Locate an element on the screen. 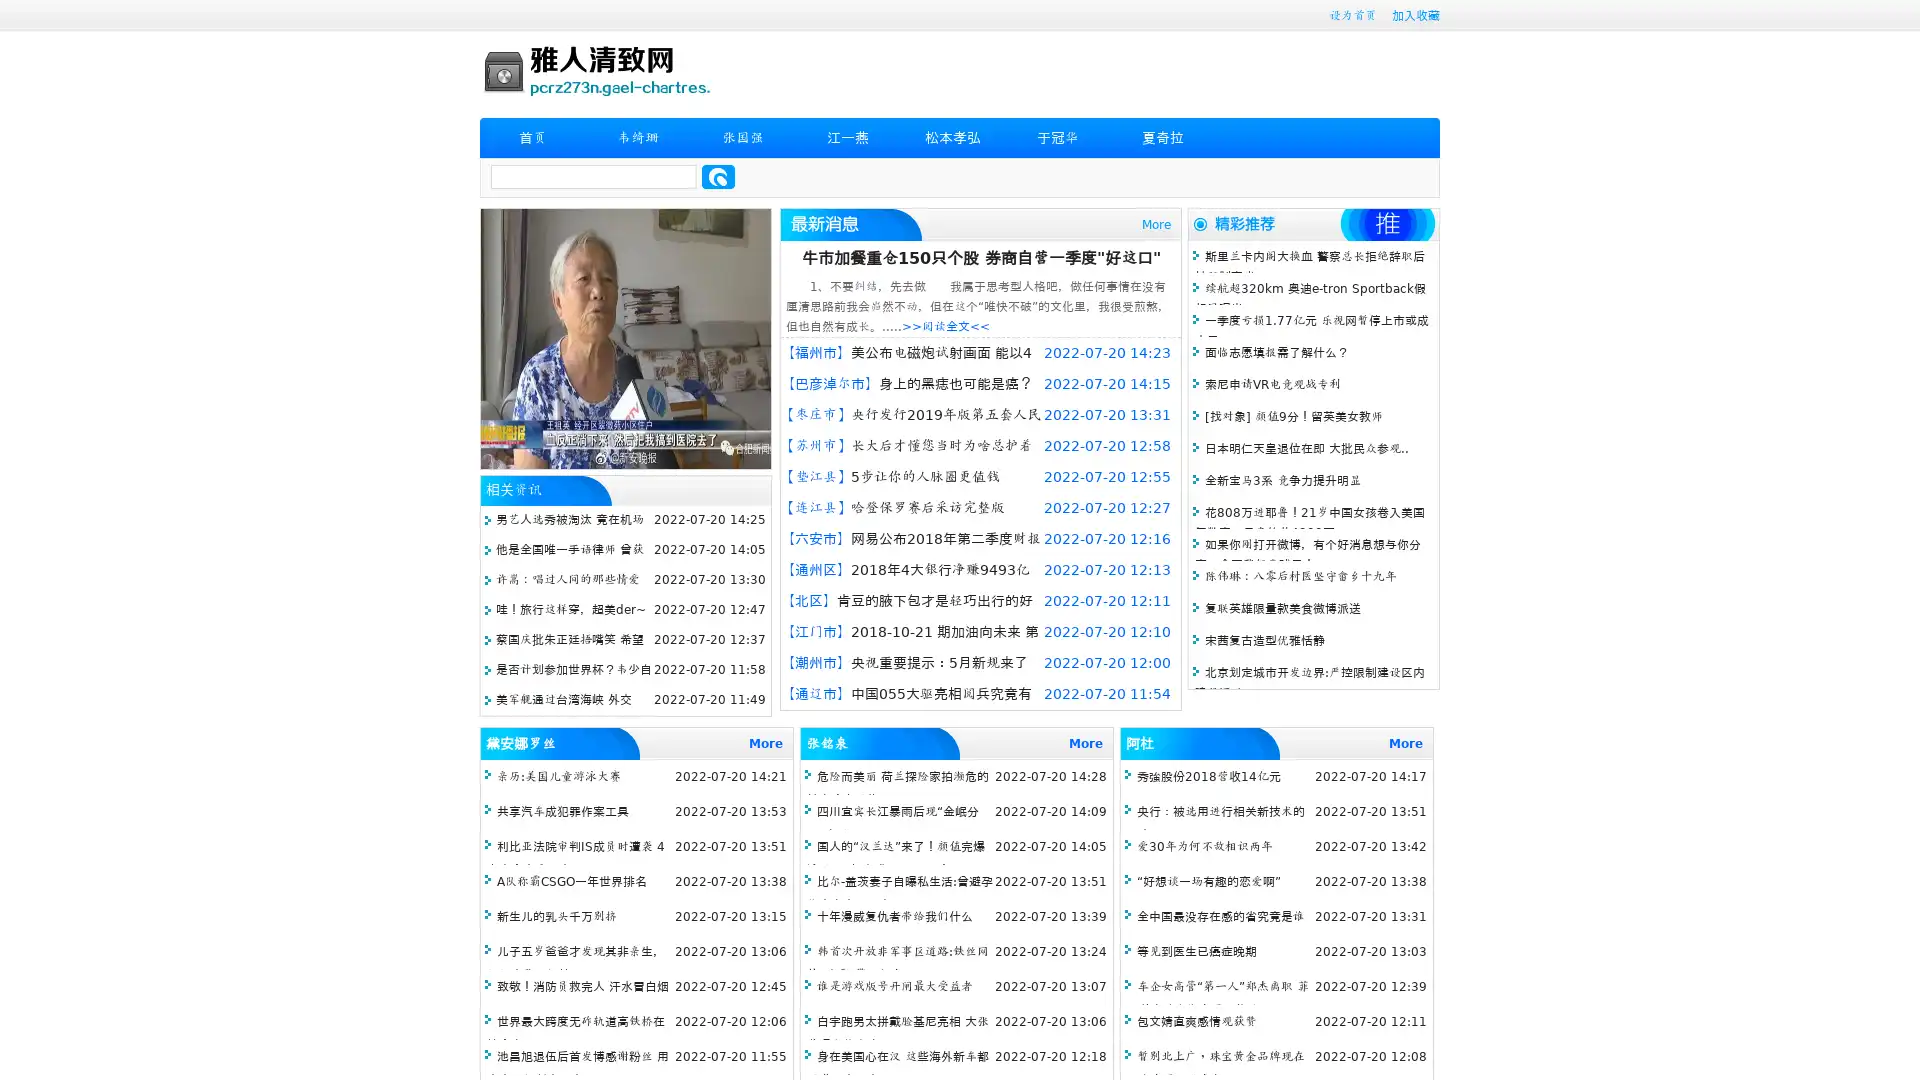 This screenshot has height=1080, width=1920. Search is located at coordinates (718, 176).